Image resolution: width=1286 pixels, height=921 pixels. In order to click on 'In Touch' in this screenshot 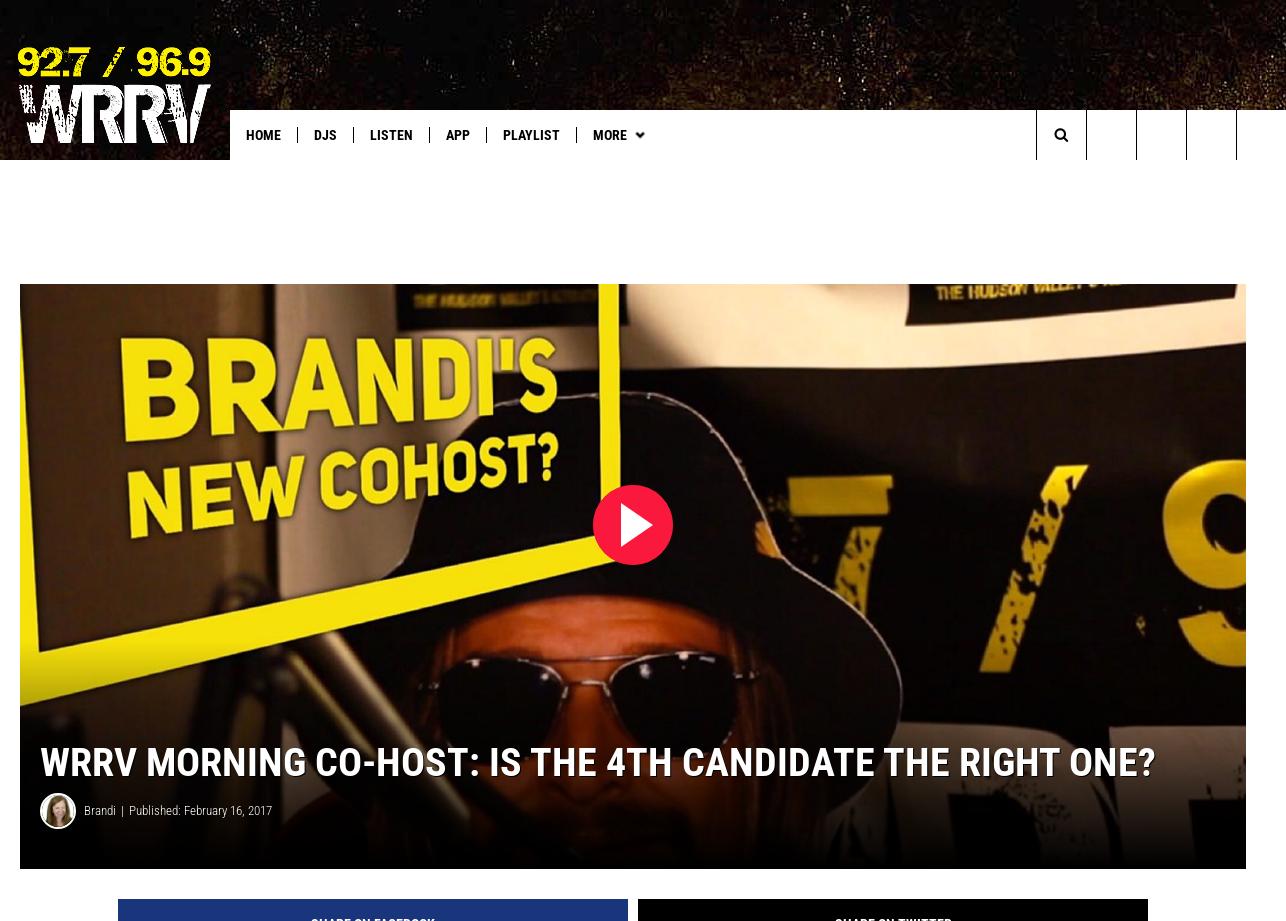, I will do `click(774, 175)`.